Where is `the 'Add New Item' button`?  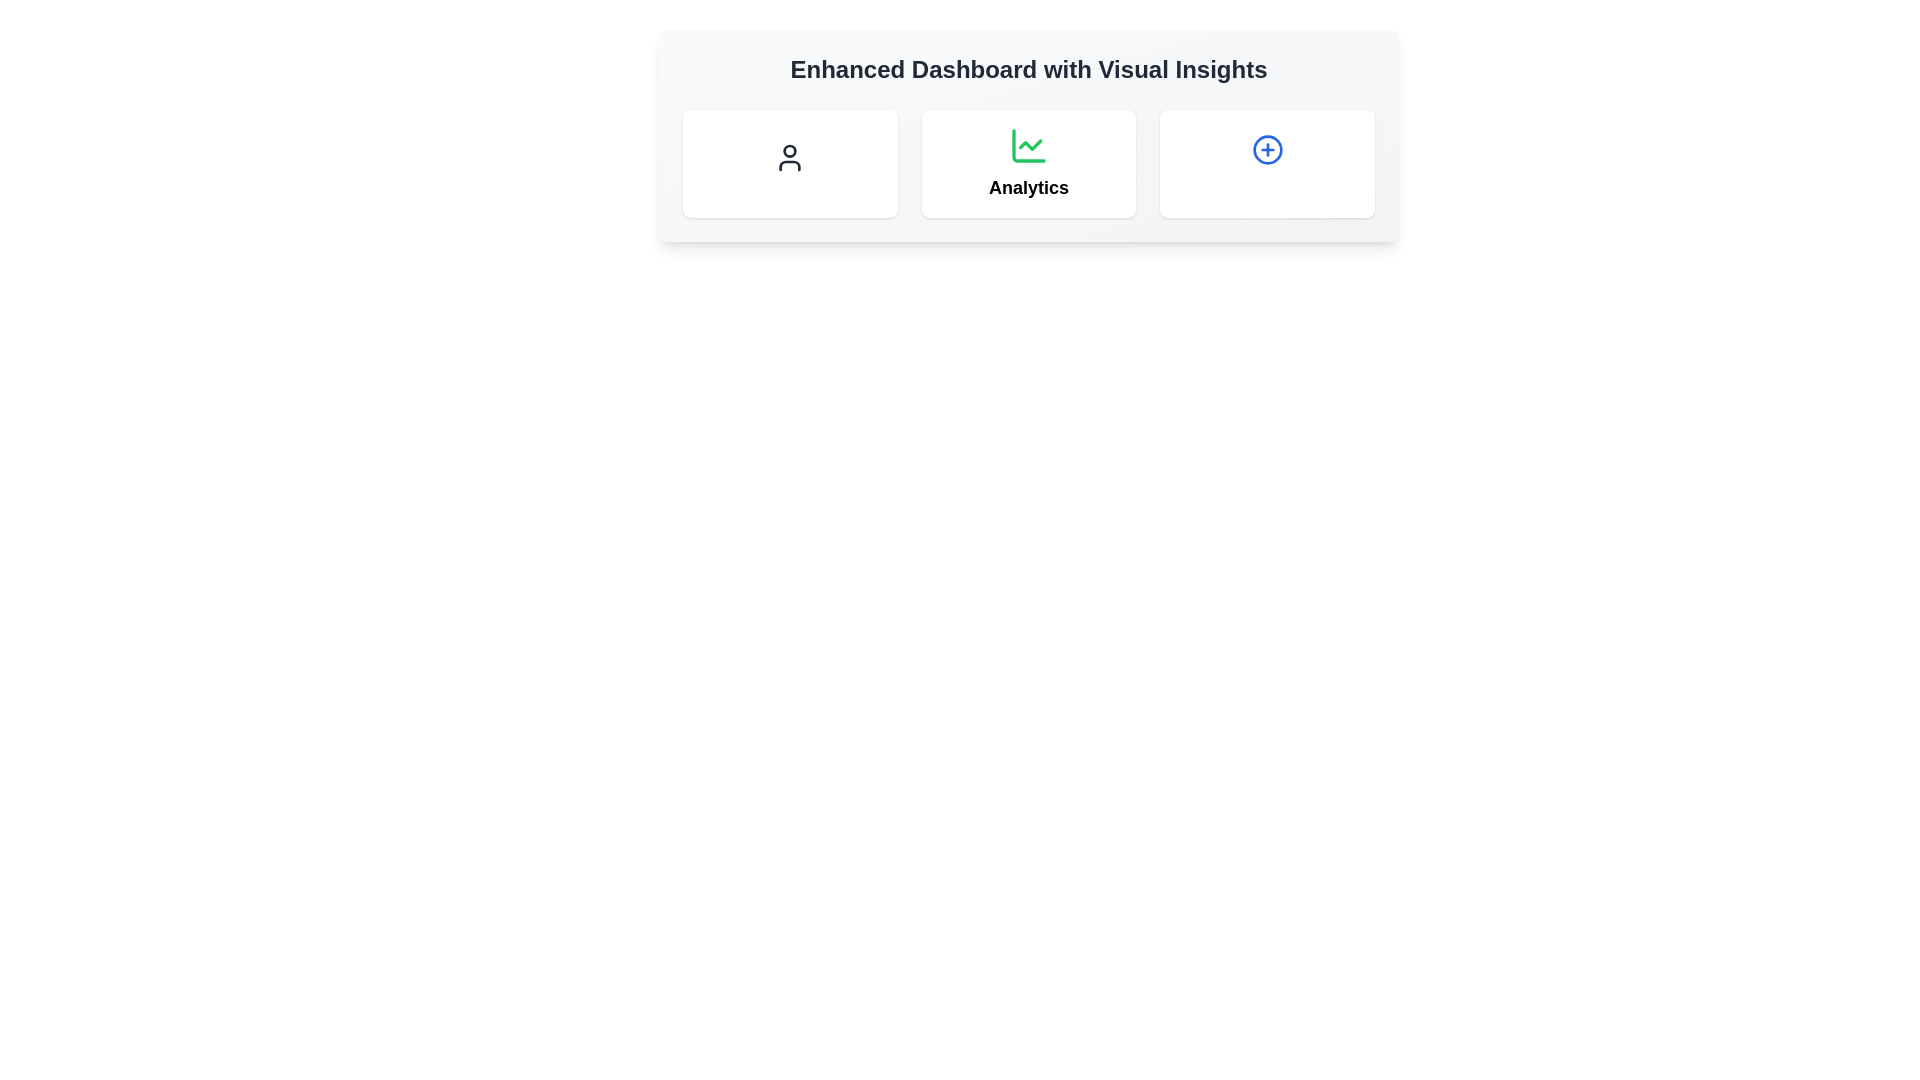 the 'Add New Item' button is located at coordinates (1266, 163).